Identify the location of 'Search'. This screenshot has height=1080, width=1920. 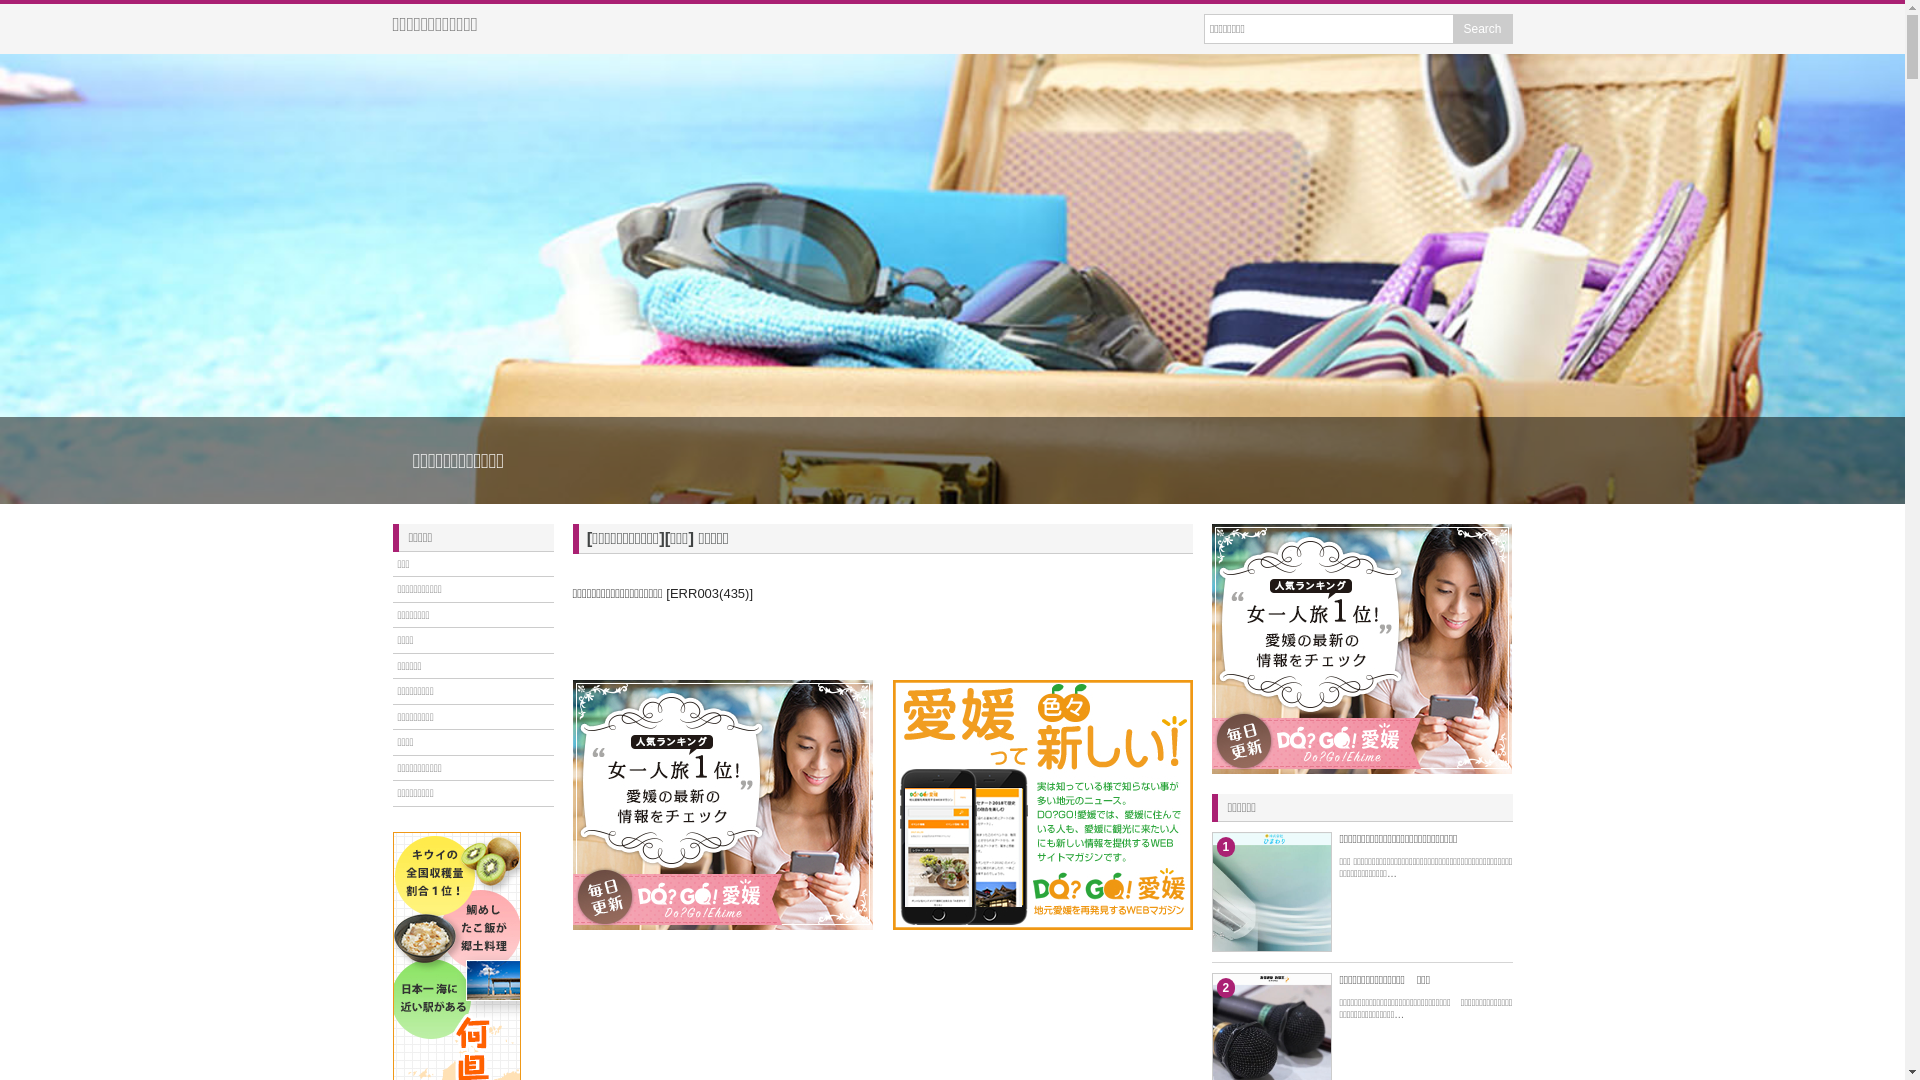
(1451, 29).